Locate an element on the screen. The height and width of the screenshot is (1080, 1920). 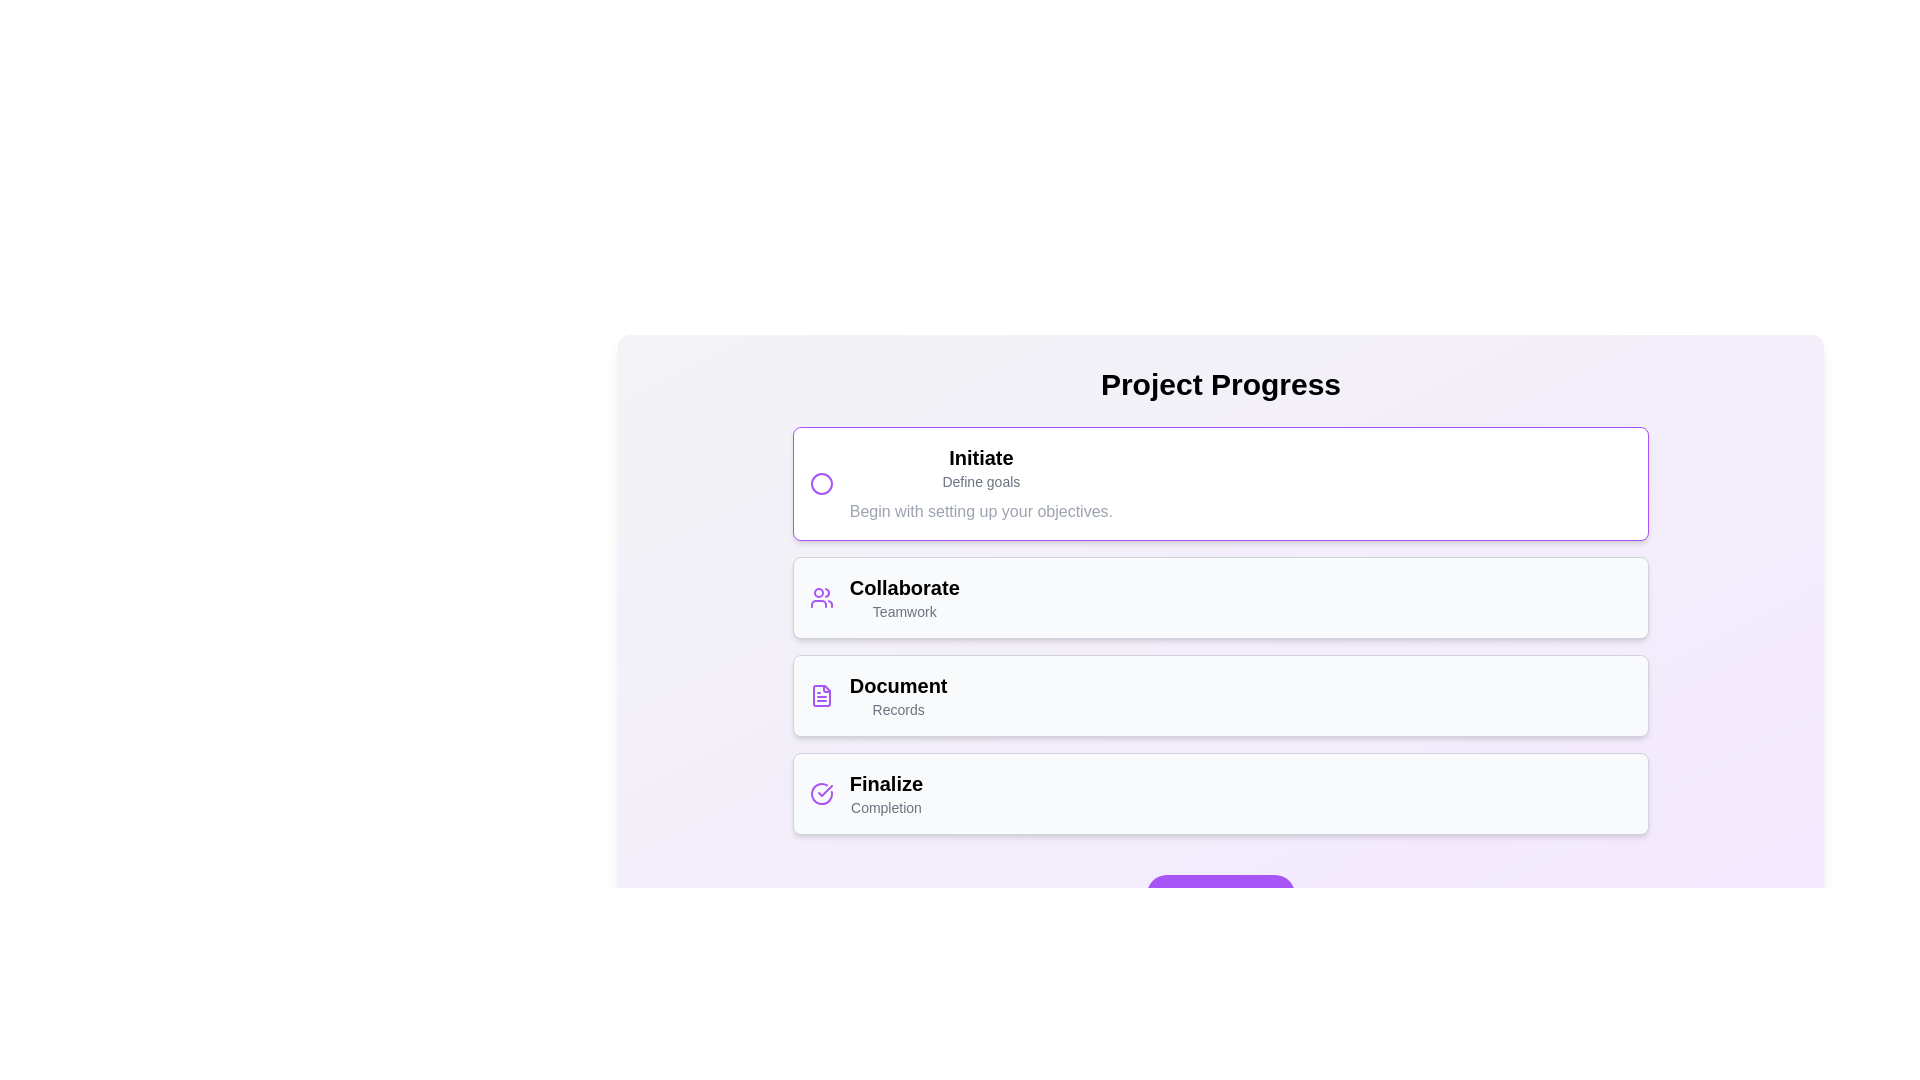
the static text label that reads 'Define goals', which is positioned below the 'Initiate' label in the Project Progress section is located at coordinates (981, 482).